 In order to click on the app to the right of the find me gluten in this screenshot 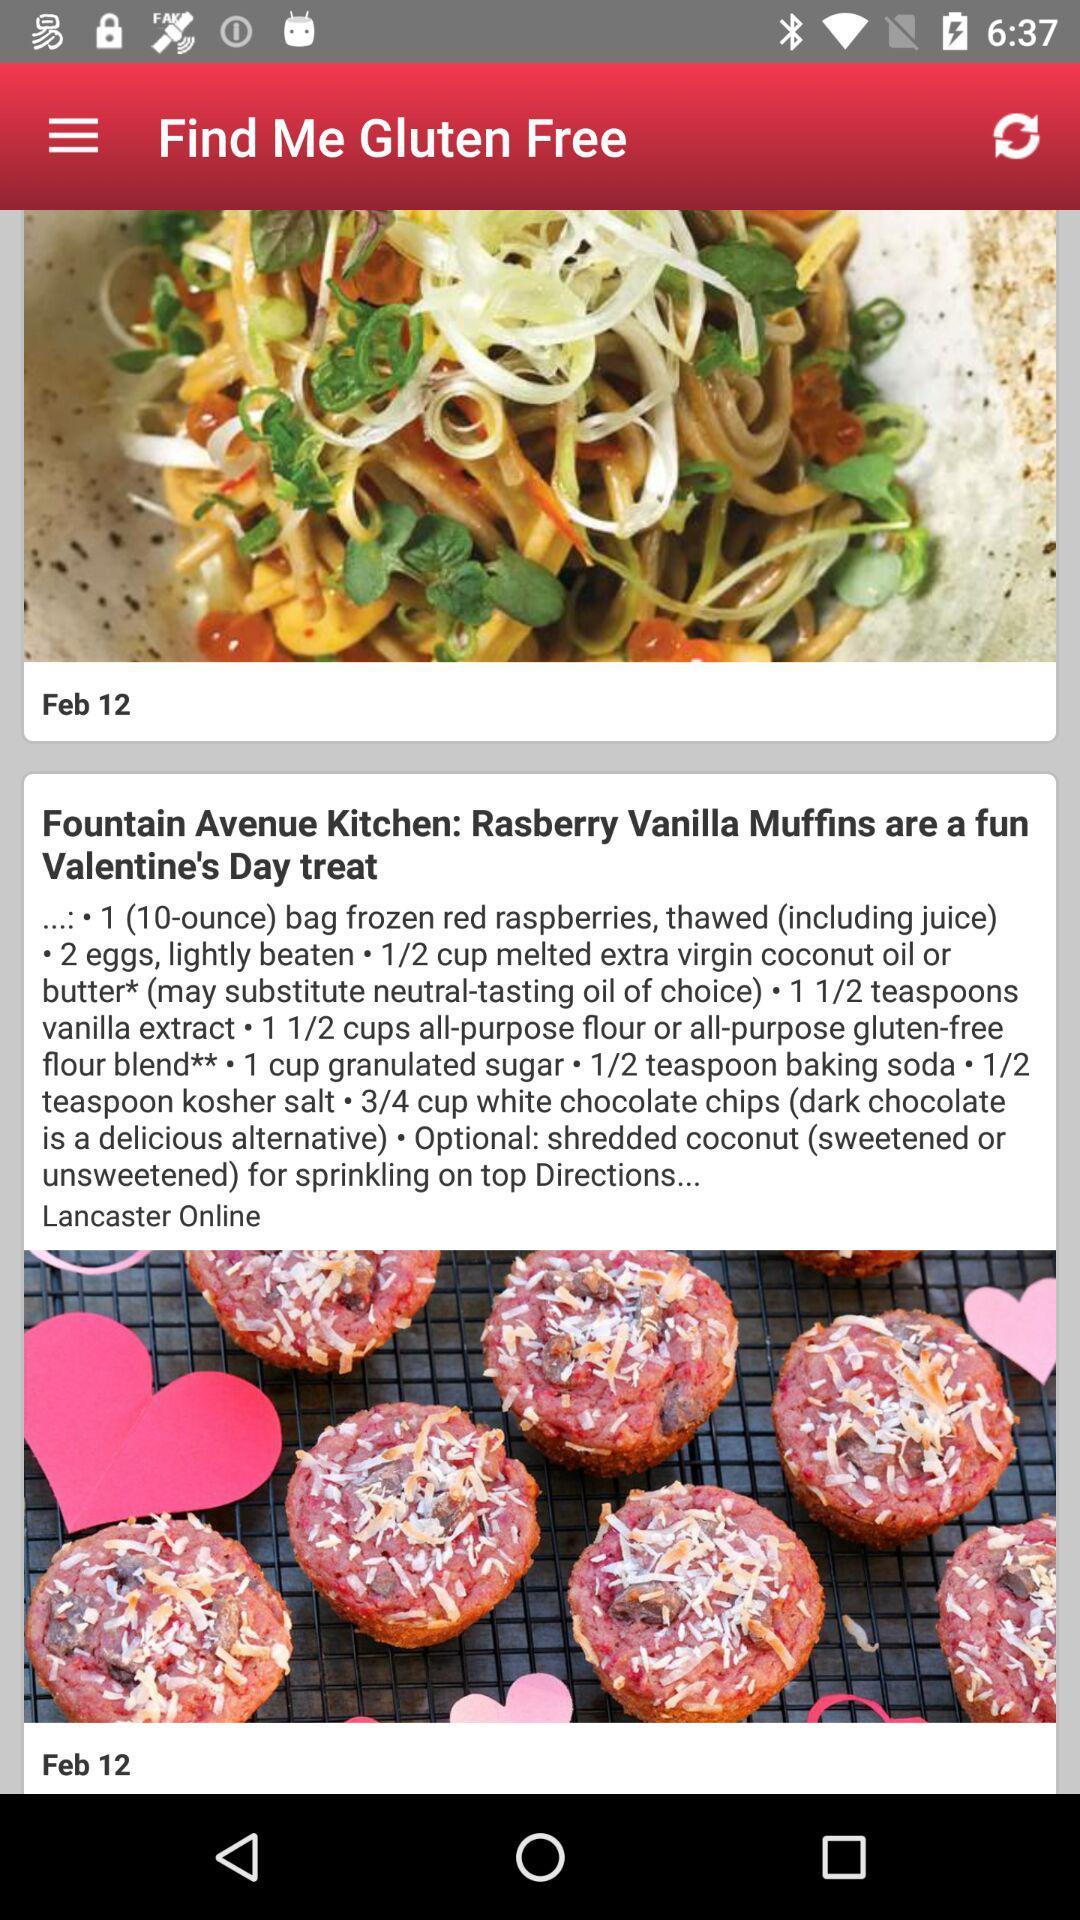, I will do `click(1017, 135)`.